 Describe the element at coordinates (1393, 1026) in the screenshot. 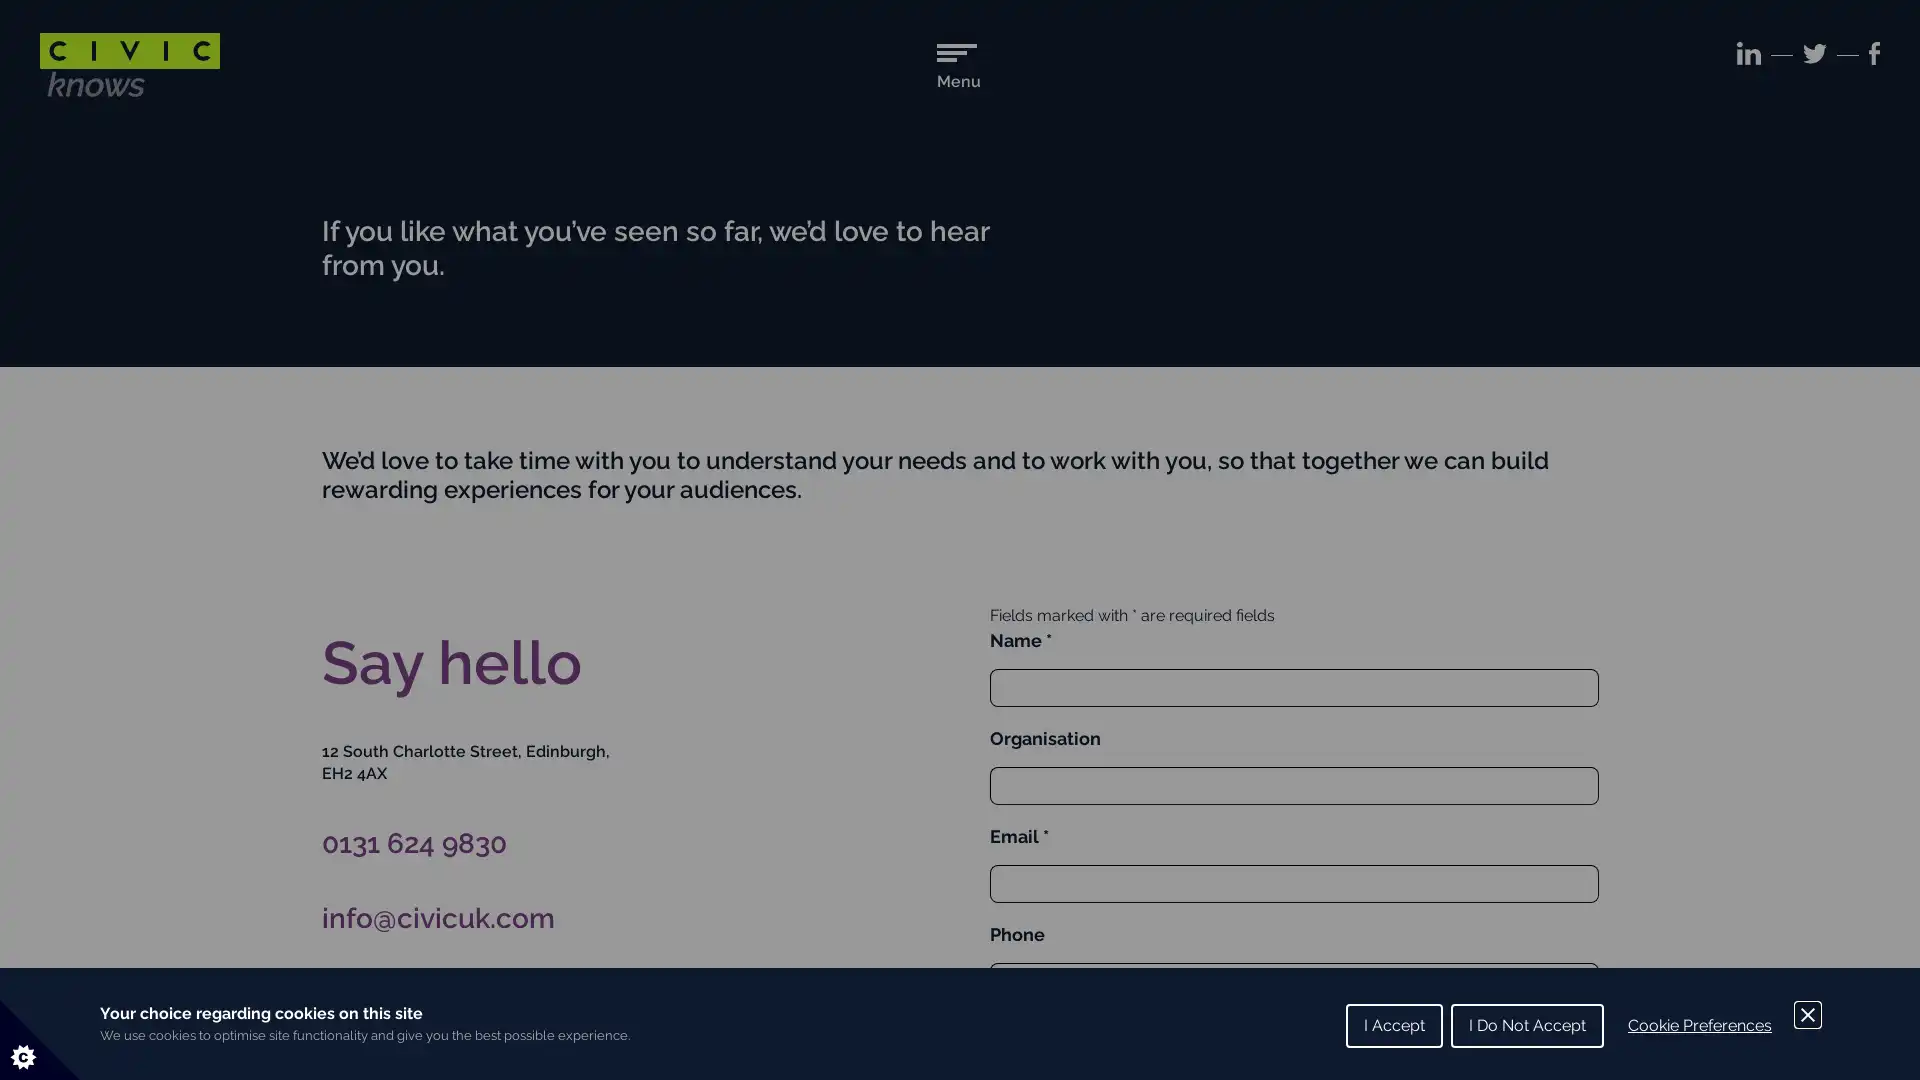

I see `I Accept` at that location.